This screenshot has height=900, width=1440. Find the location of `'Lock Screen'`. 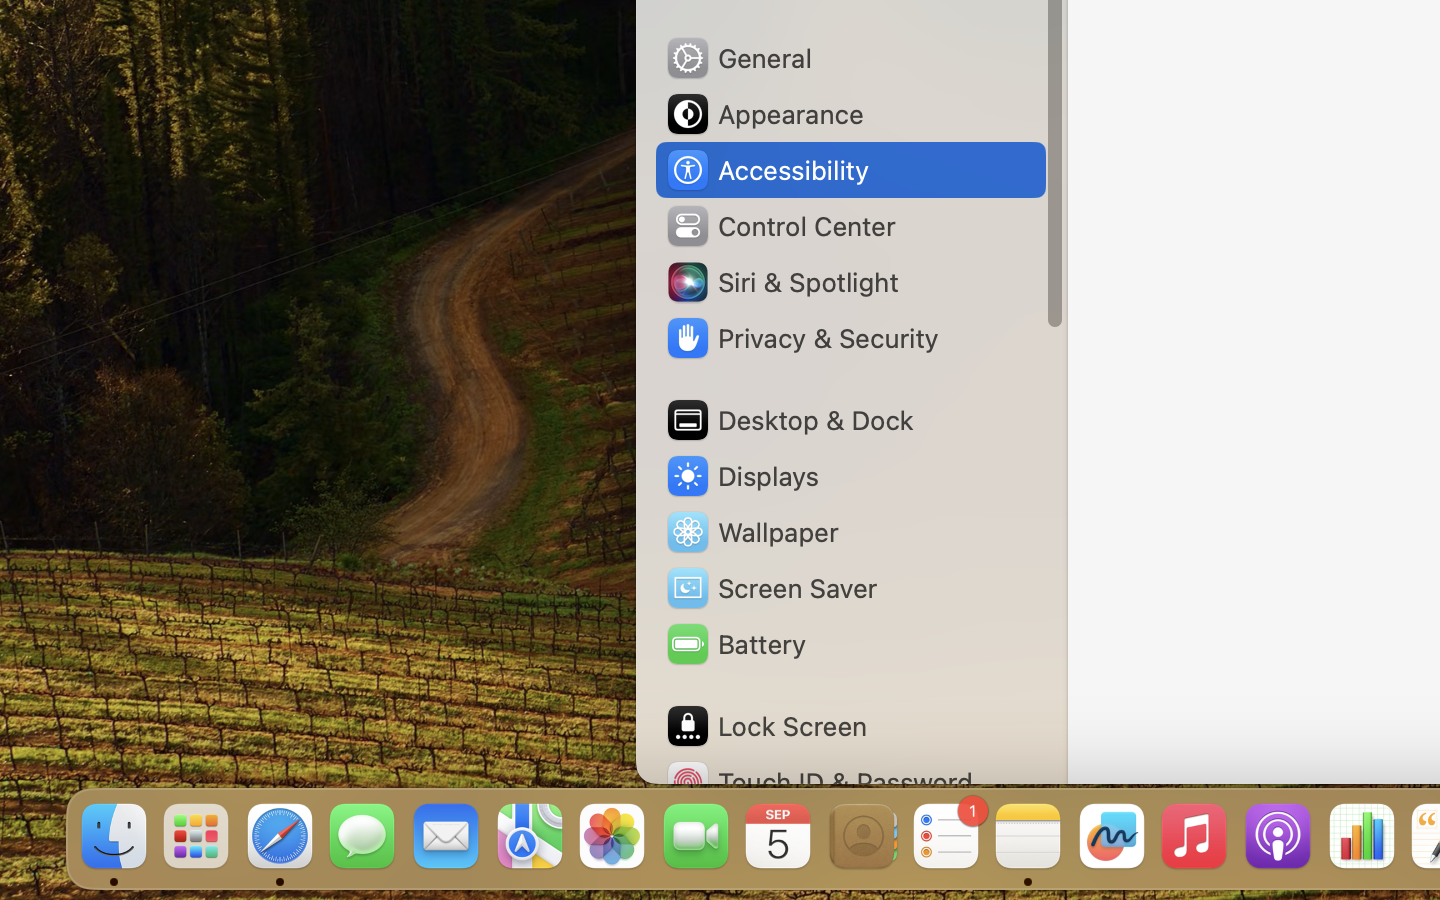

'Lock Screen' is located at coordinates (764, 725).